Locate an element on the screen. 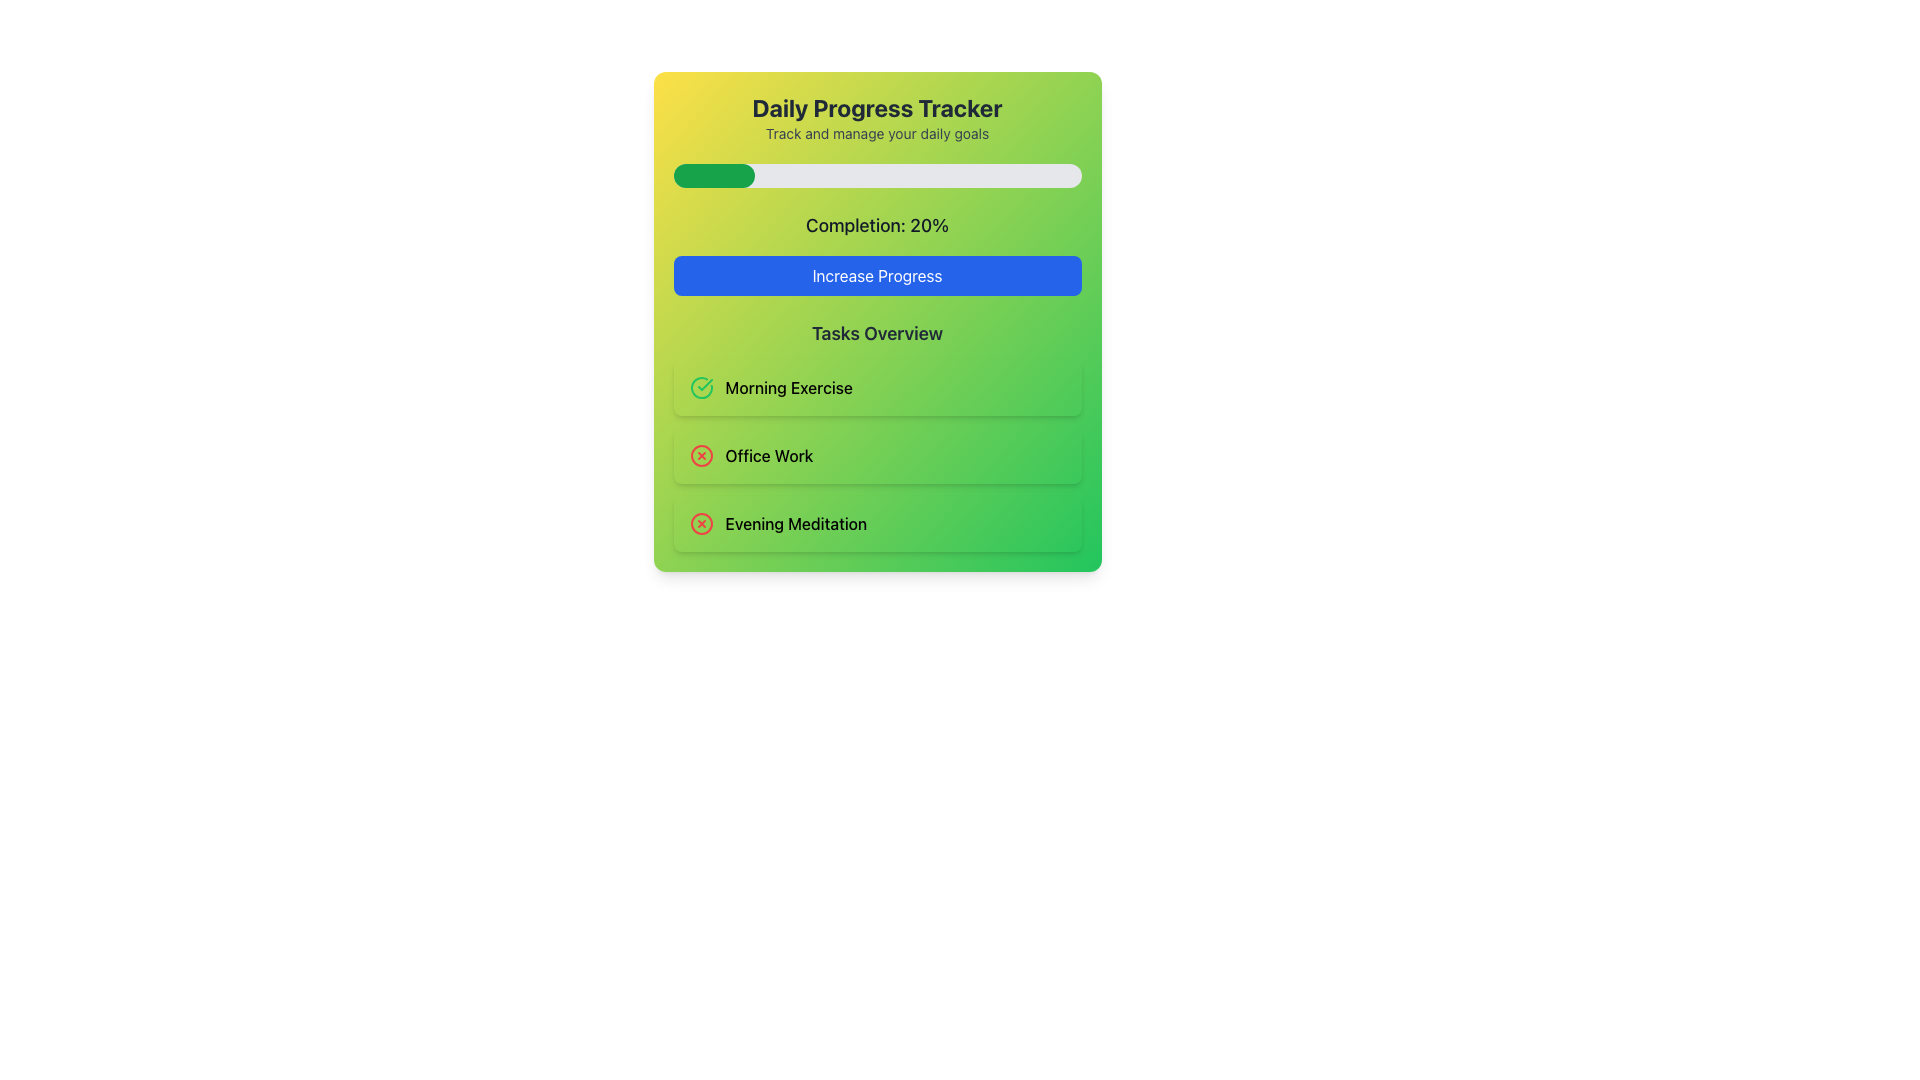 The width and height of the screenshot is (1920, 1080). the decorative circle SVG element that represents the status of the 'Evening Meditation' task, located next to the task label in the third row of the 'Tasks Overview' section is located at coordinates (701, 523).